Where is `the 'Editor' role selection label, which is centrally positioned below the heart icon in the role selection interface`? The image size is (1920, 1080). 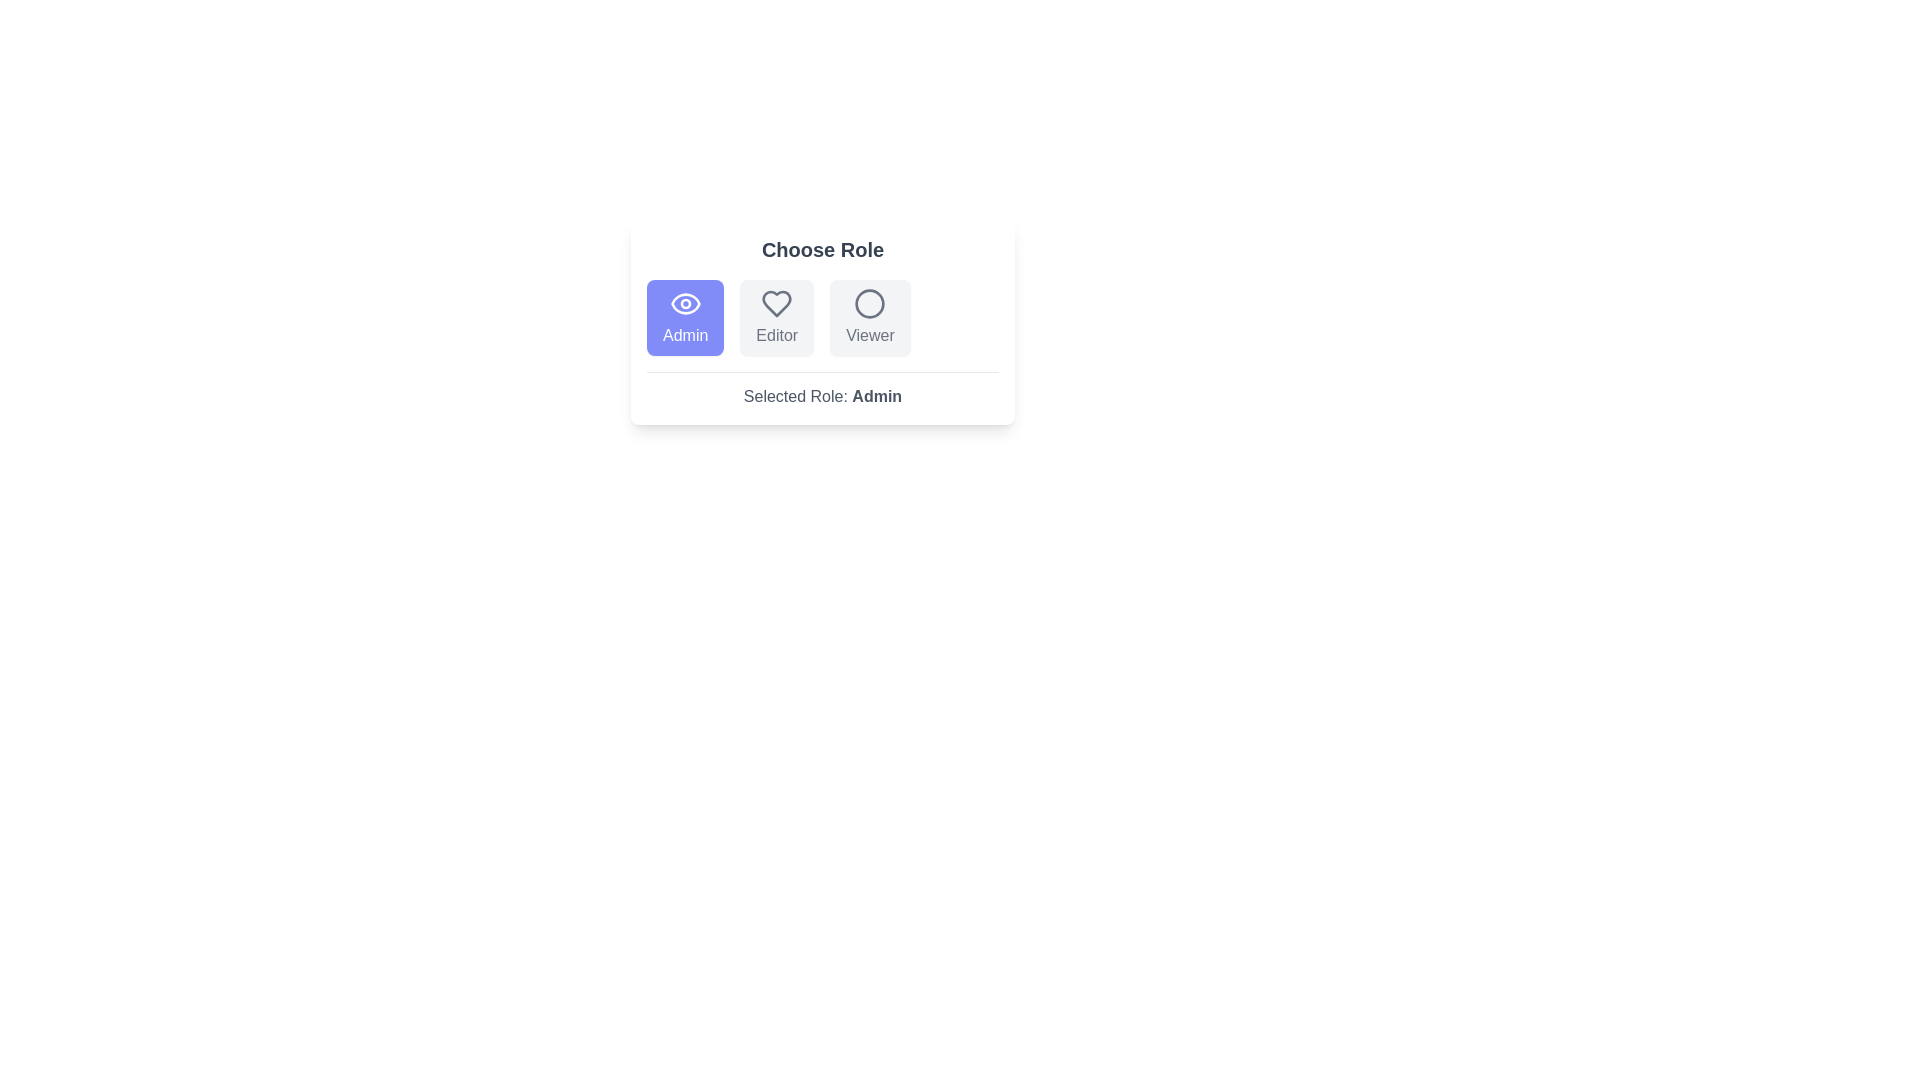 the 'Editor' role selection label, which is centrally positioned below the heart icon in the role selection interface is located at coordinates (776, 334).